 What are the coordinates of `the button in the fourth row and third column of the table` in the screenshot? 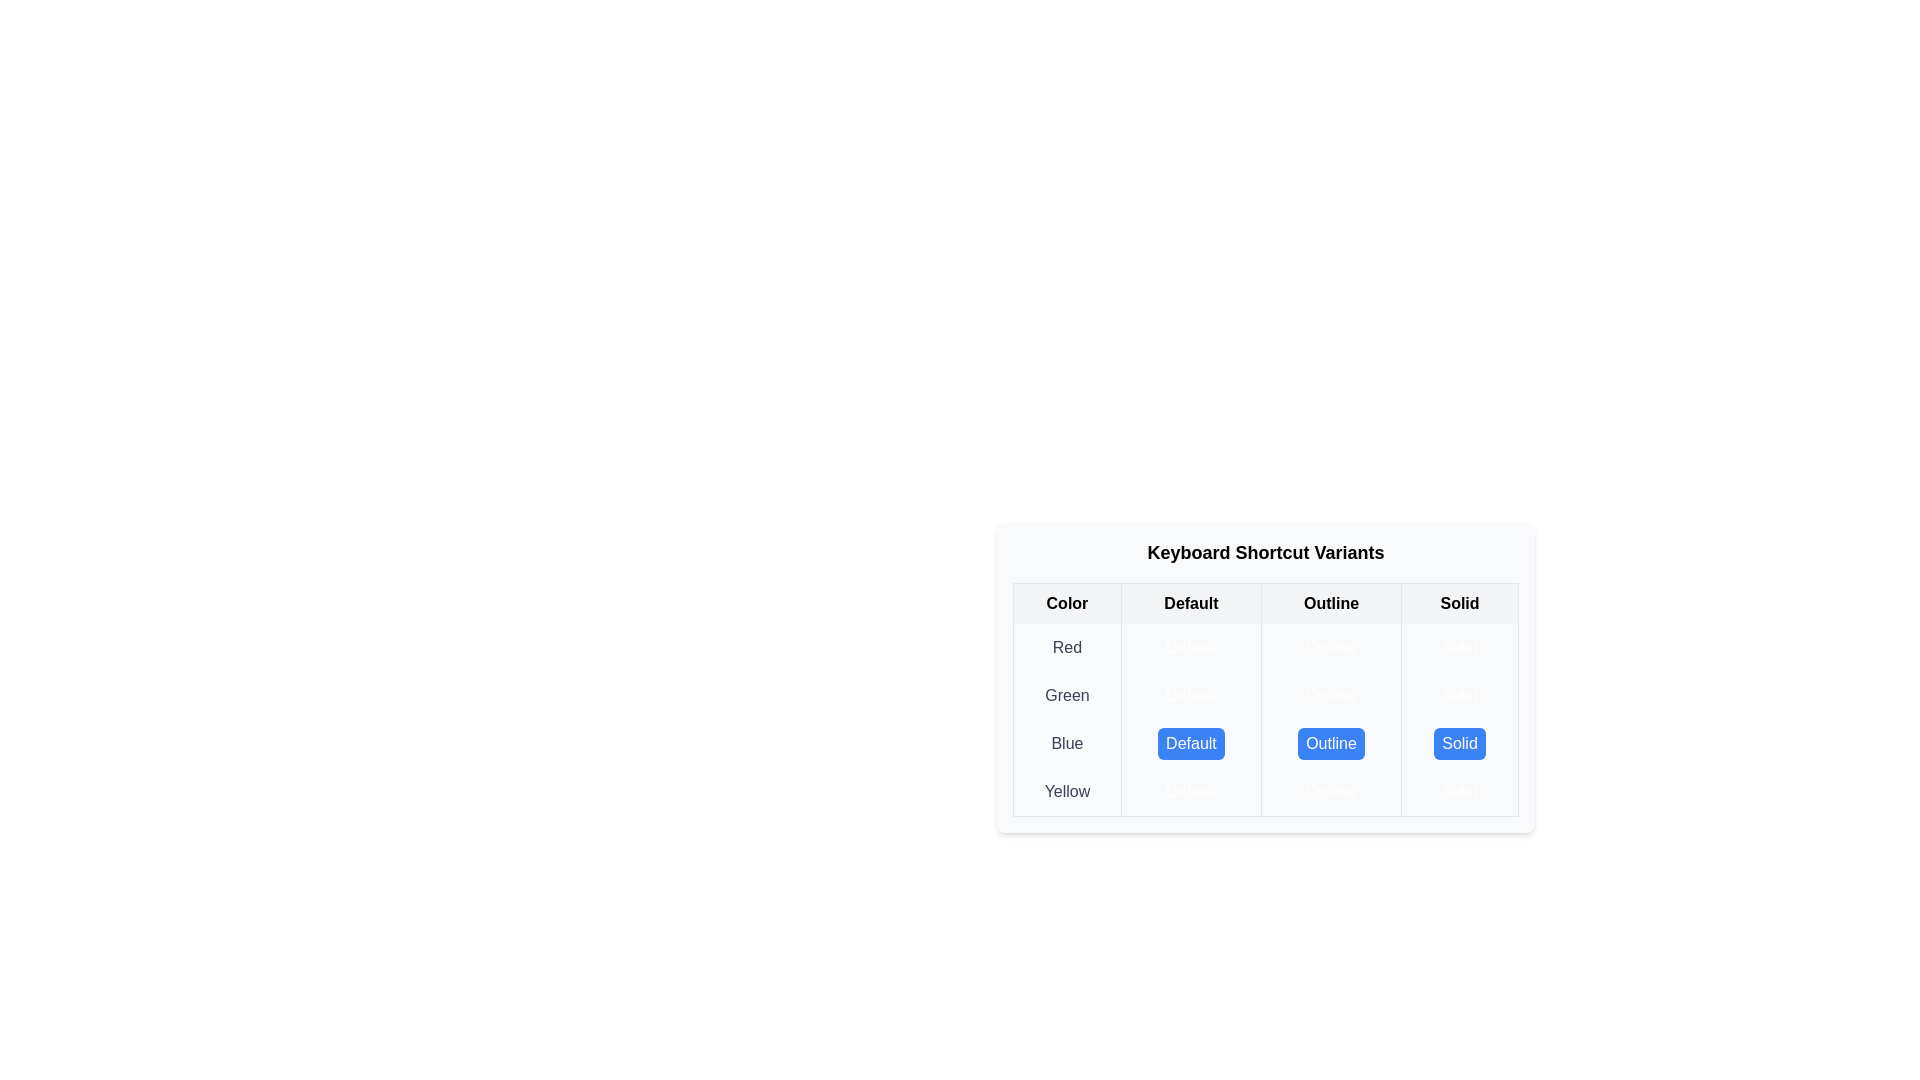 It's located at (1330, 790).